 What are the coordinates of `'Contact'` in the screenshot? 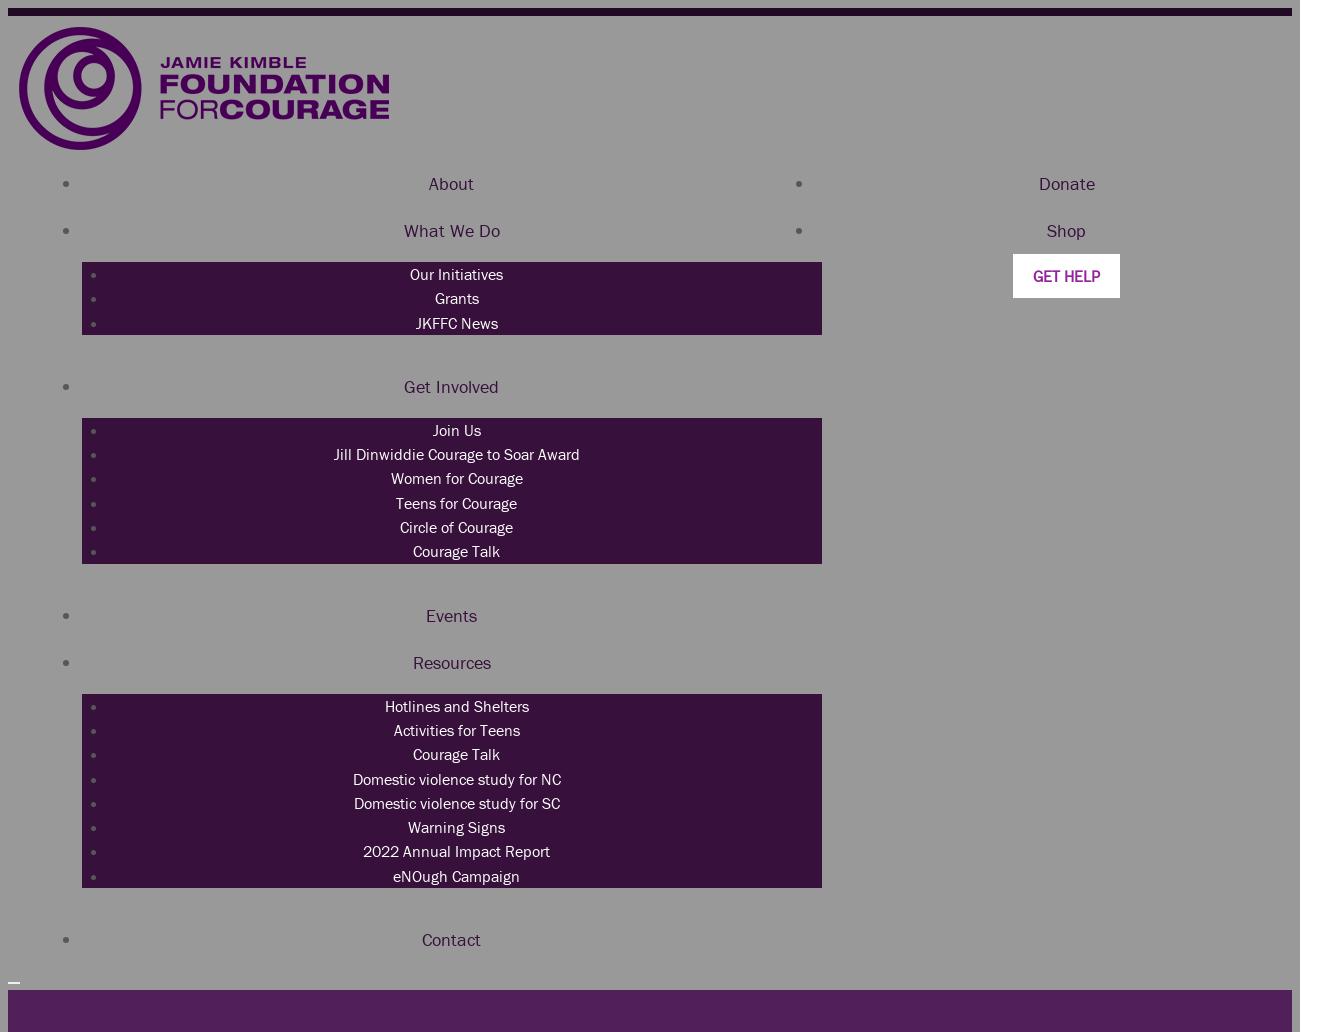 It's located at (450, 938).